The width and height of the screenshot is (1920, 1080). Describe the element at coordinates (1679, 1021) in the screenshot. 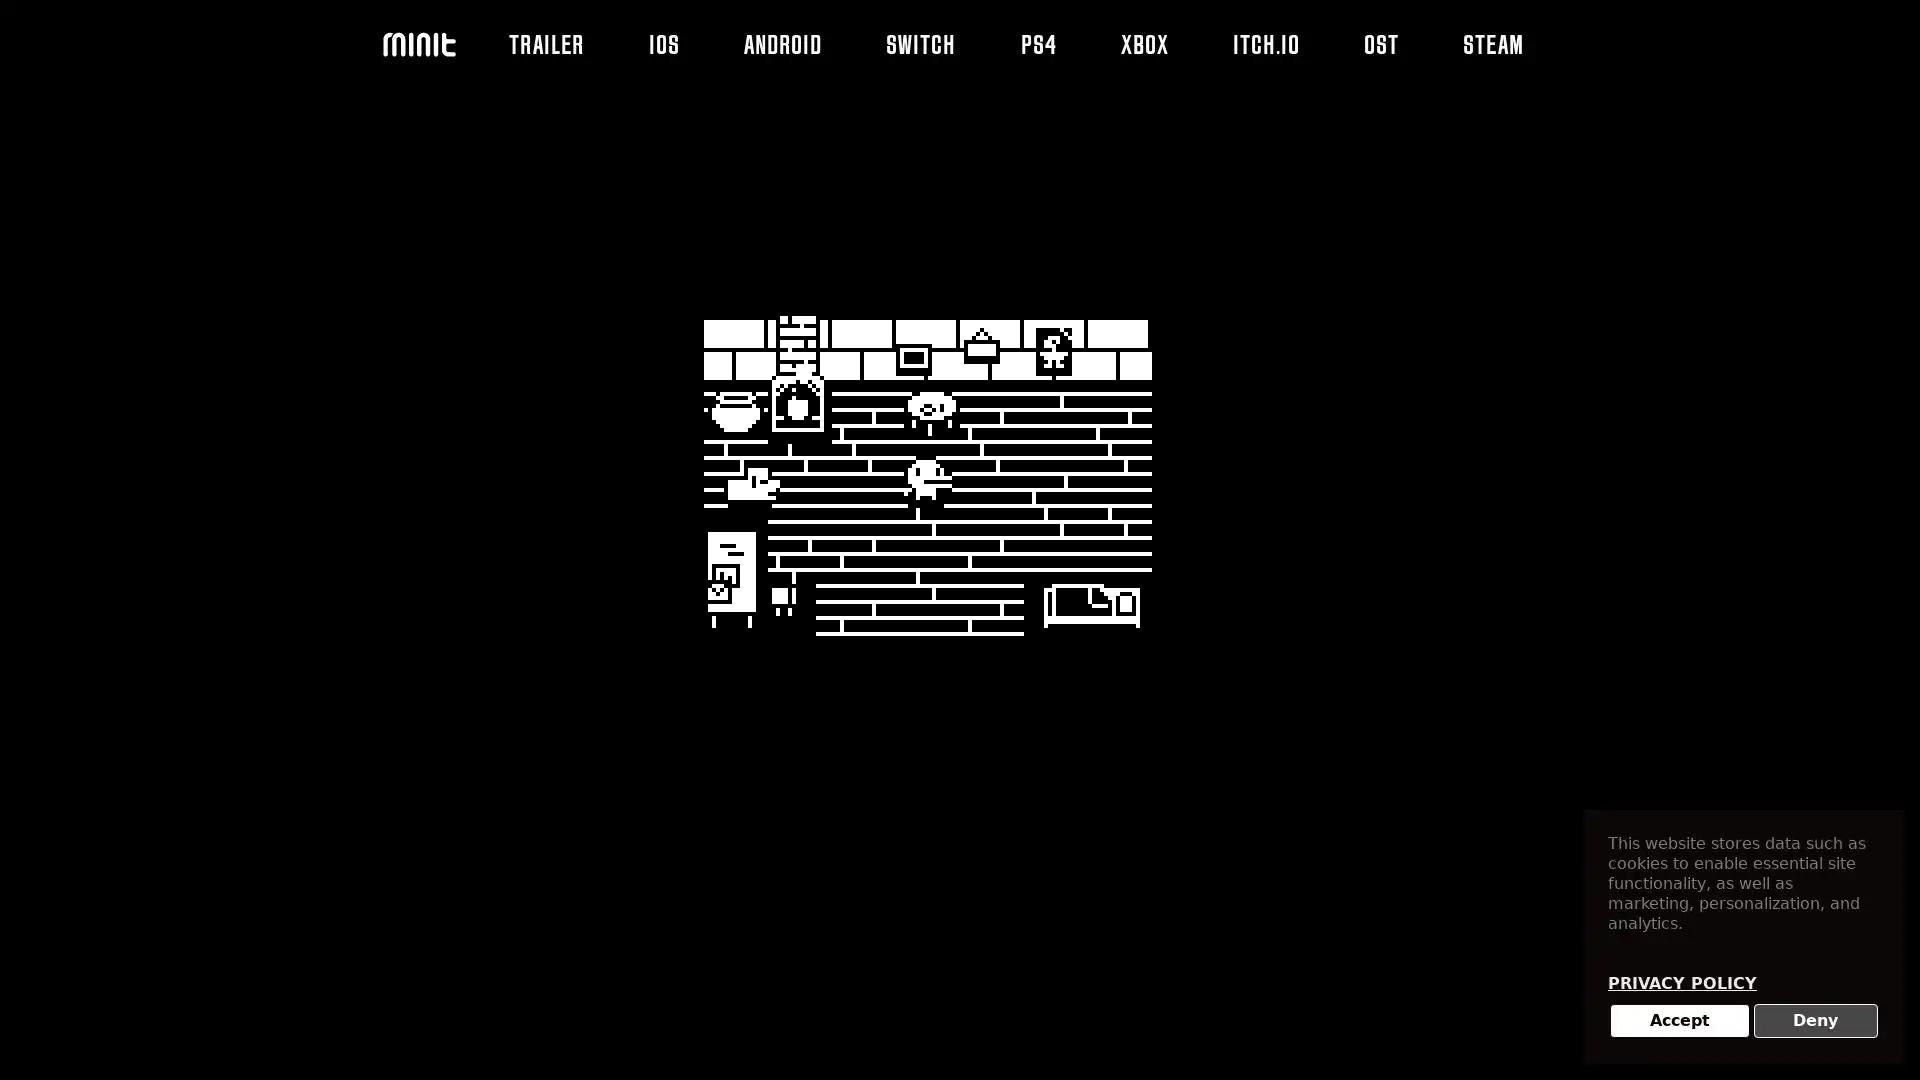

I see `Accept` at that location.